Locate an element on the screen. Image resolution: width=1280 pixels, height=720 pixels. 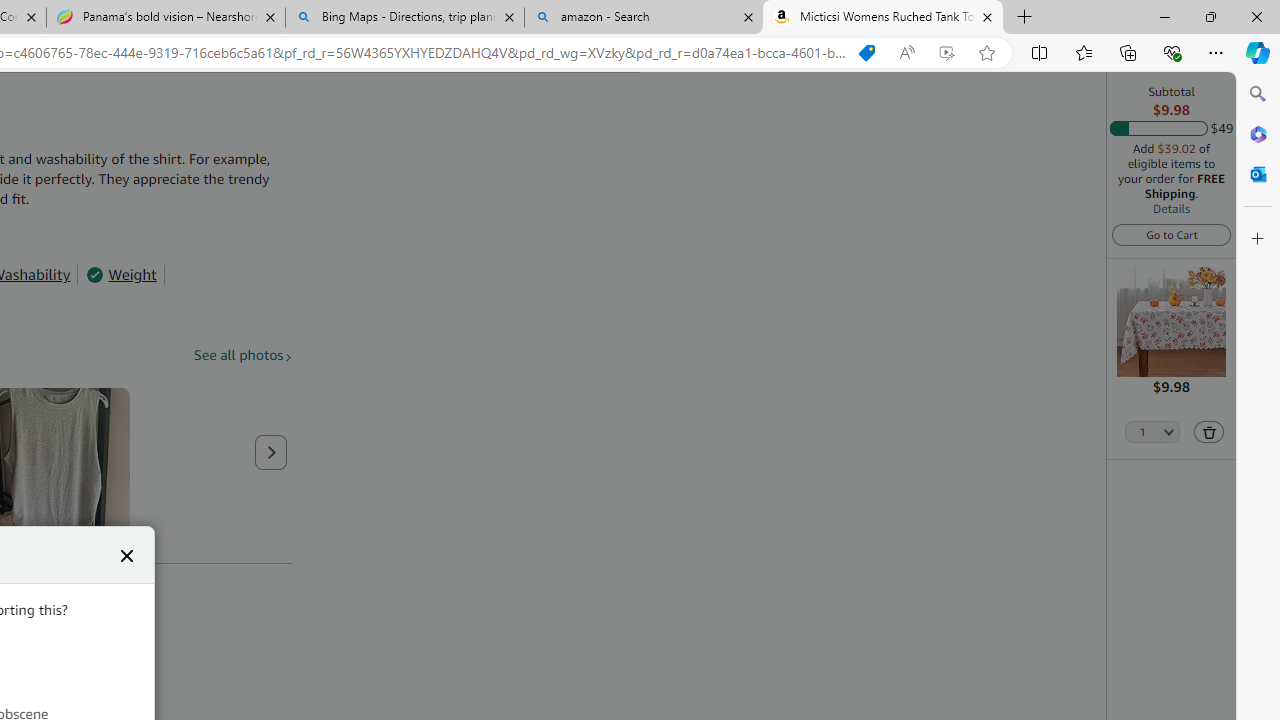
'Next page' is located at coordinates (270, 452).